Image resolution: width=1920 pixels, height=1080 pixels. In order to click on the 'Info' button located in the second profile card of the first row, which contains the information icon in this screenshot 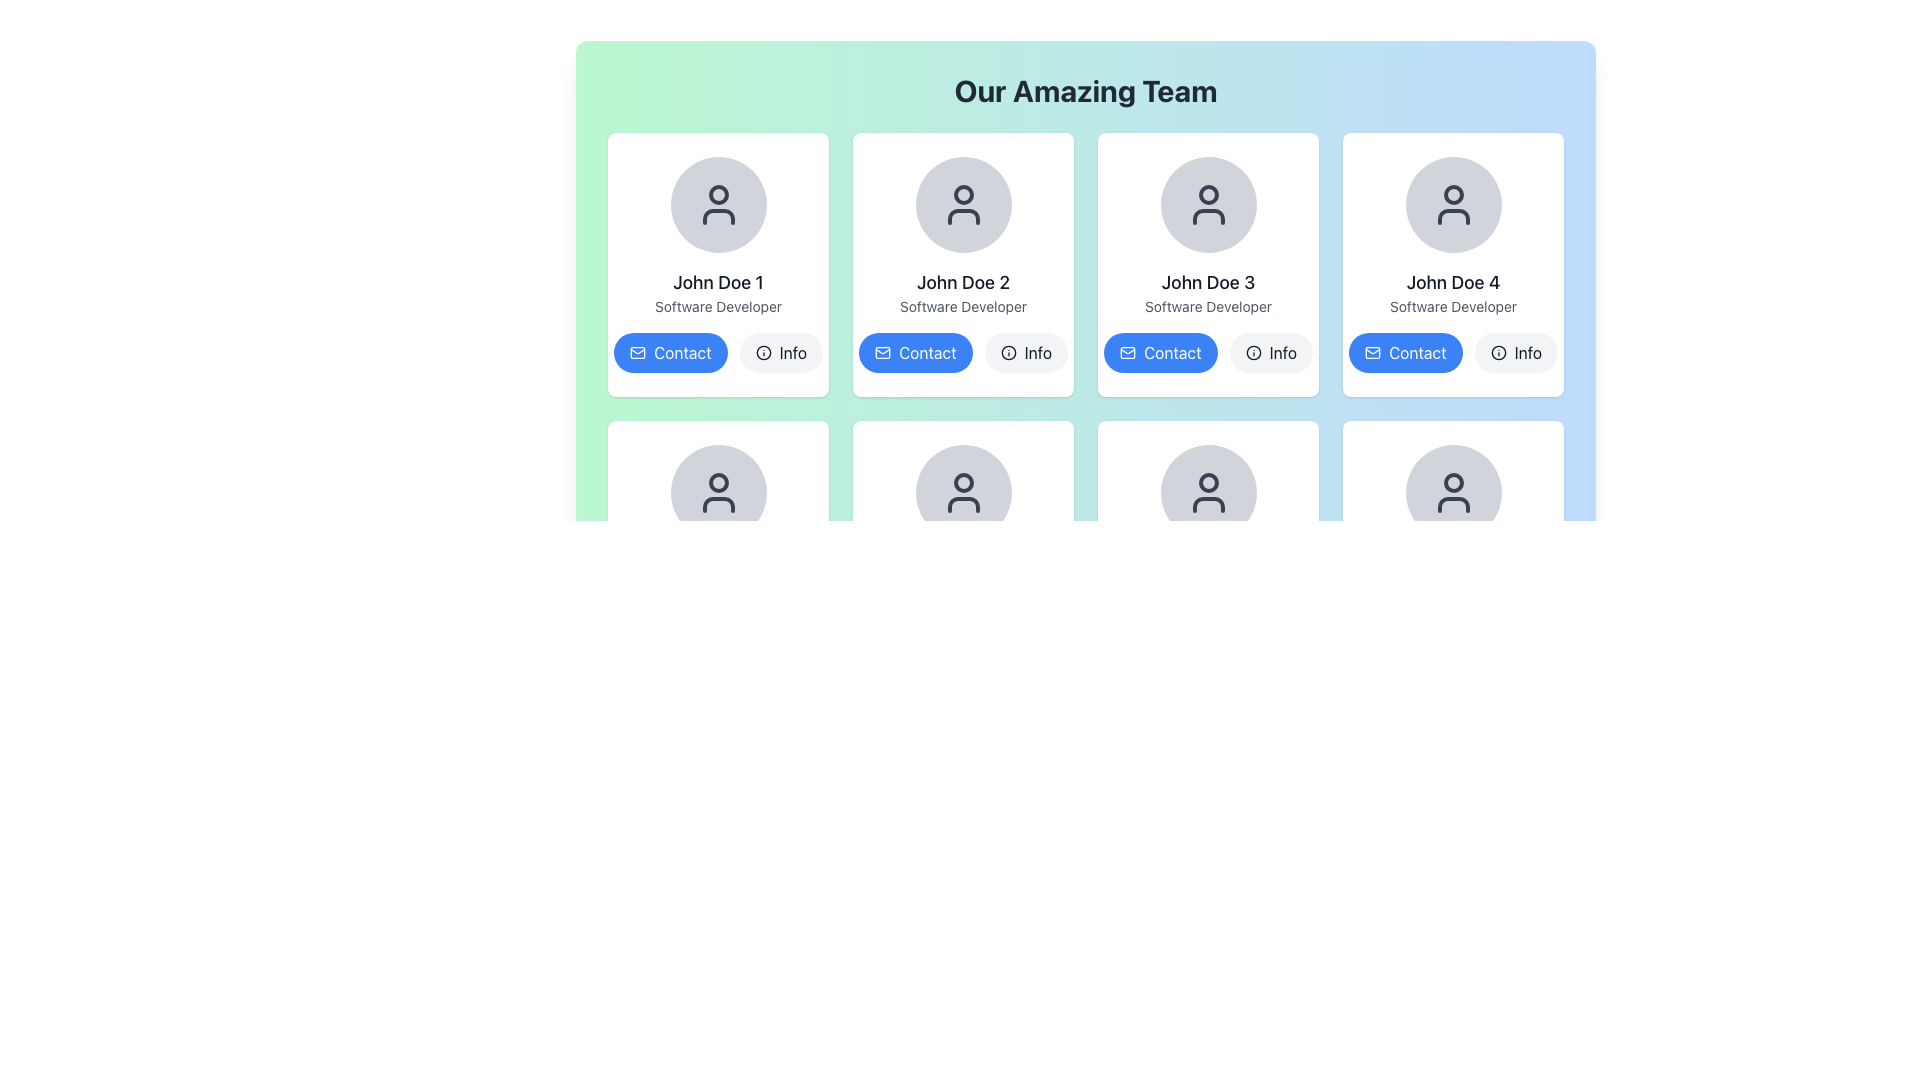, I will do `click(1008, 352)`.